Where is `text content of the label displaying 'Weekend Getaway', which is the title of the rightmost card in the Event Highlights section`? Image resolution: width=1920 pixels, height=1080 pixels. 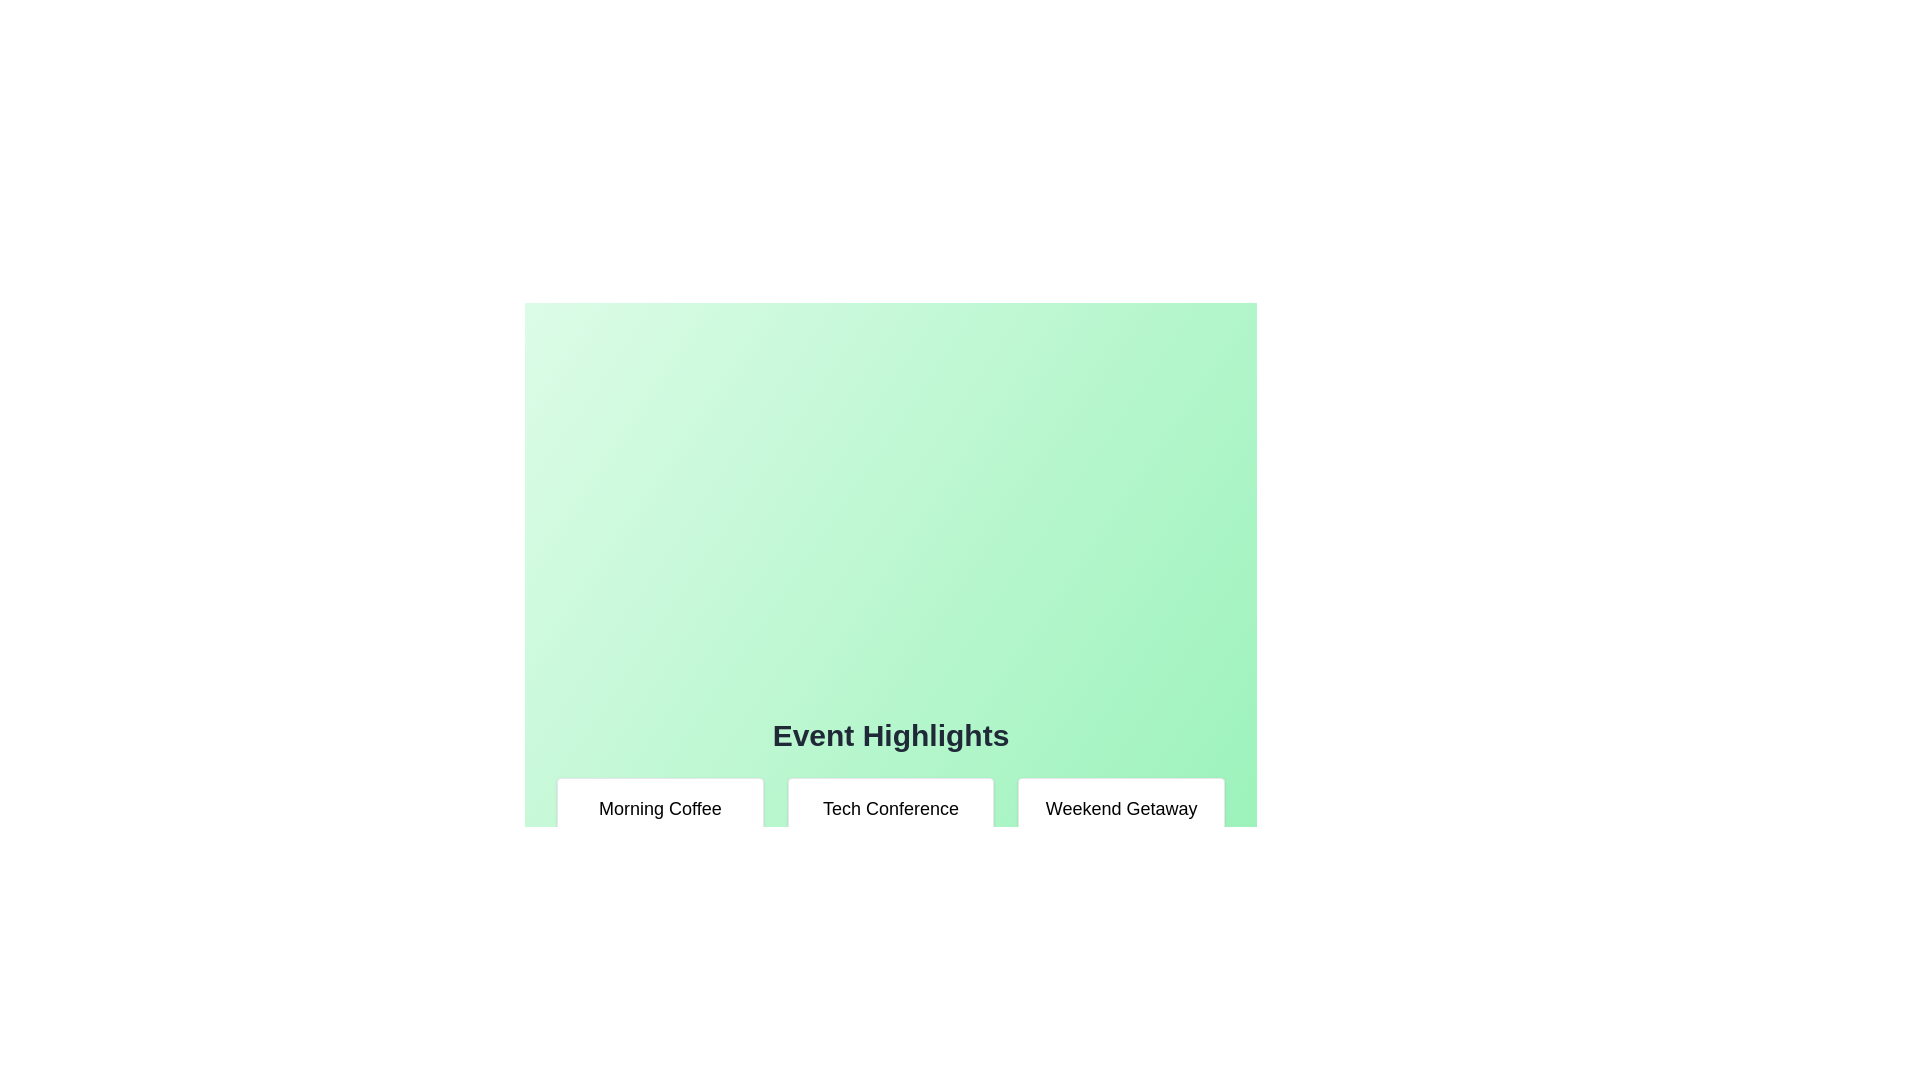 text content of the label displaying 'Weekend Getaway', which is the title of the rightmost card in the Event Highlights section is located at coordinates (1121, 808).